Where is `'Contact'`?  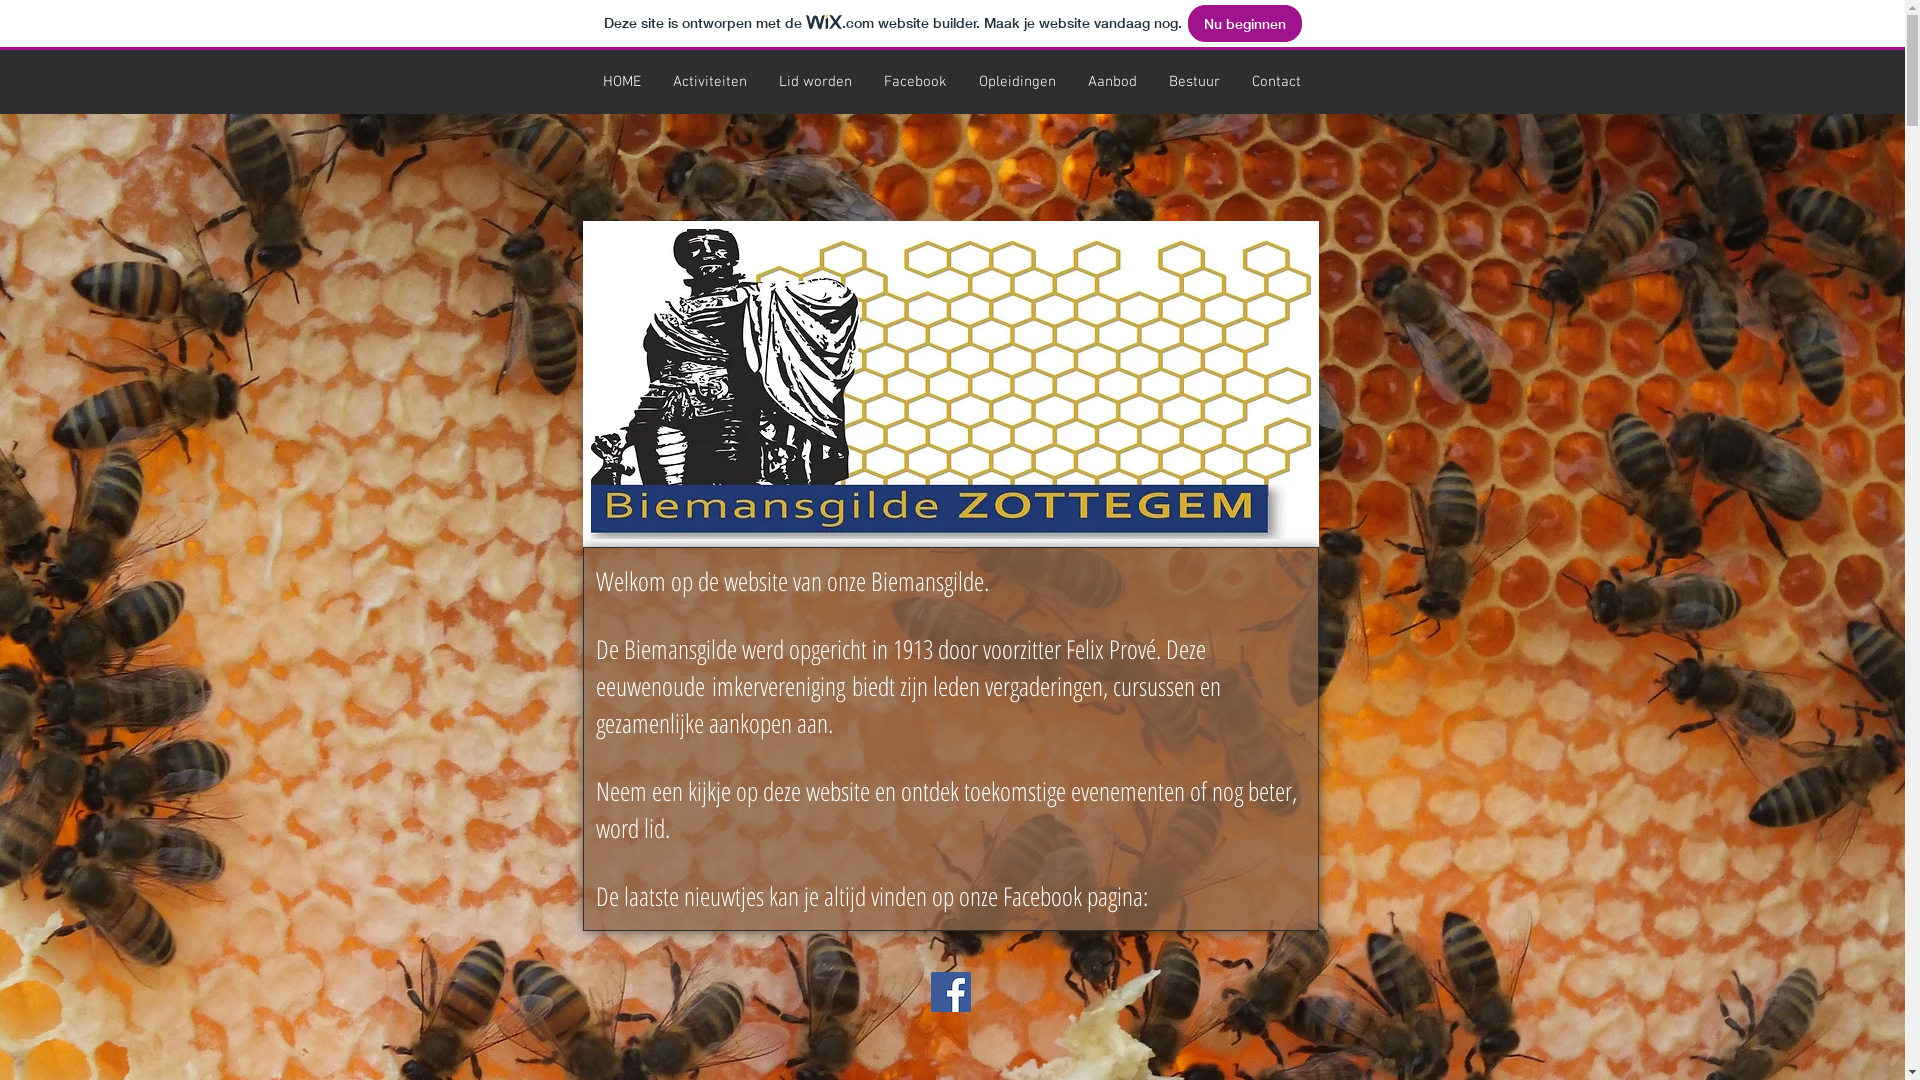
'Contact' is located at coordinates (1275, 80).